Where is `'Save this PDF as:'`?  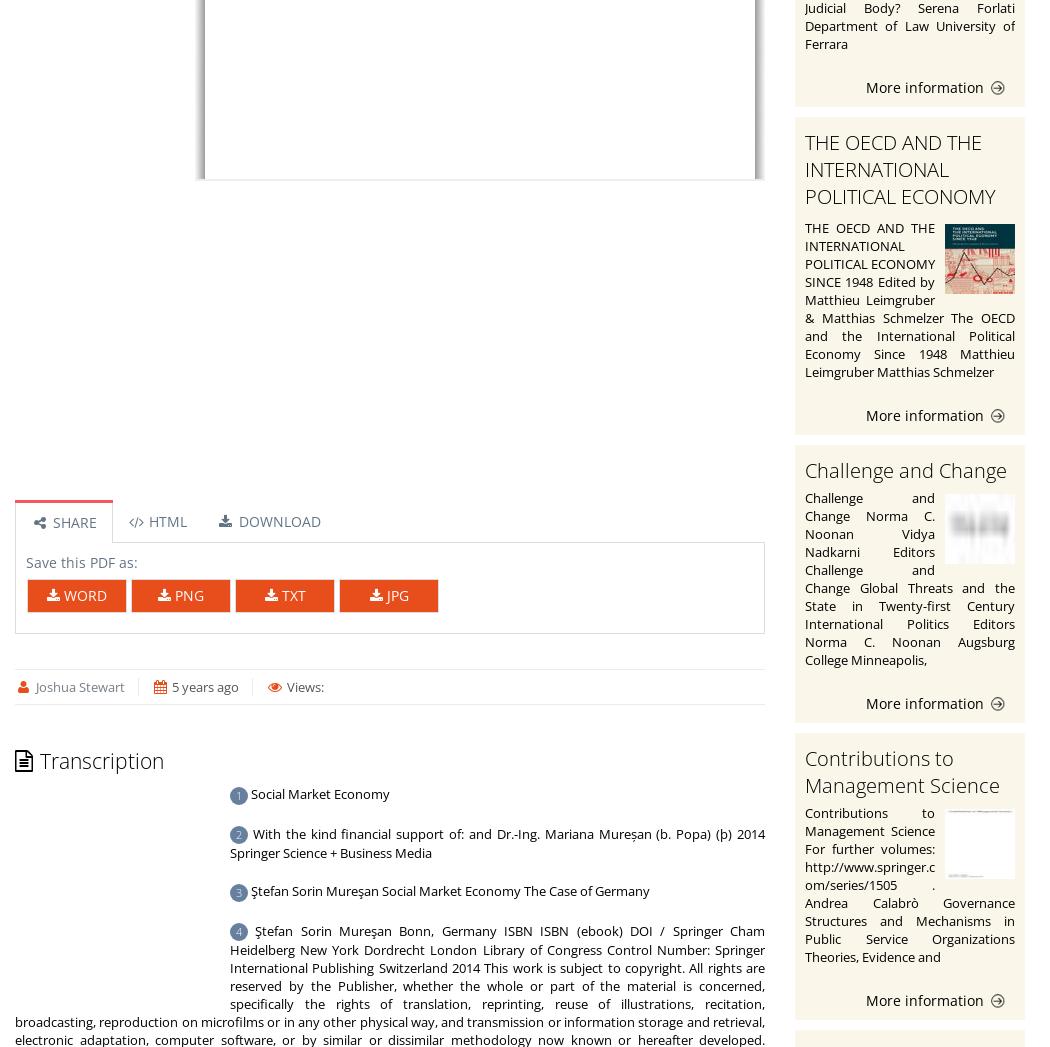 'Save this PDF as:' is located at coordinates (82, 562).